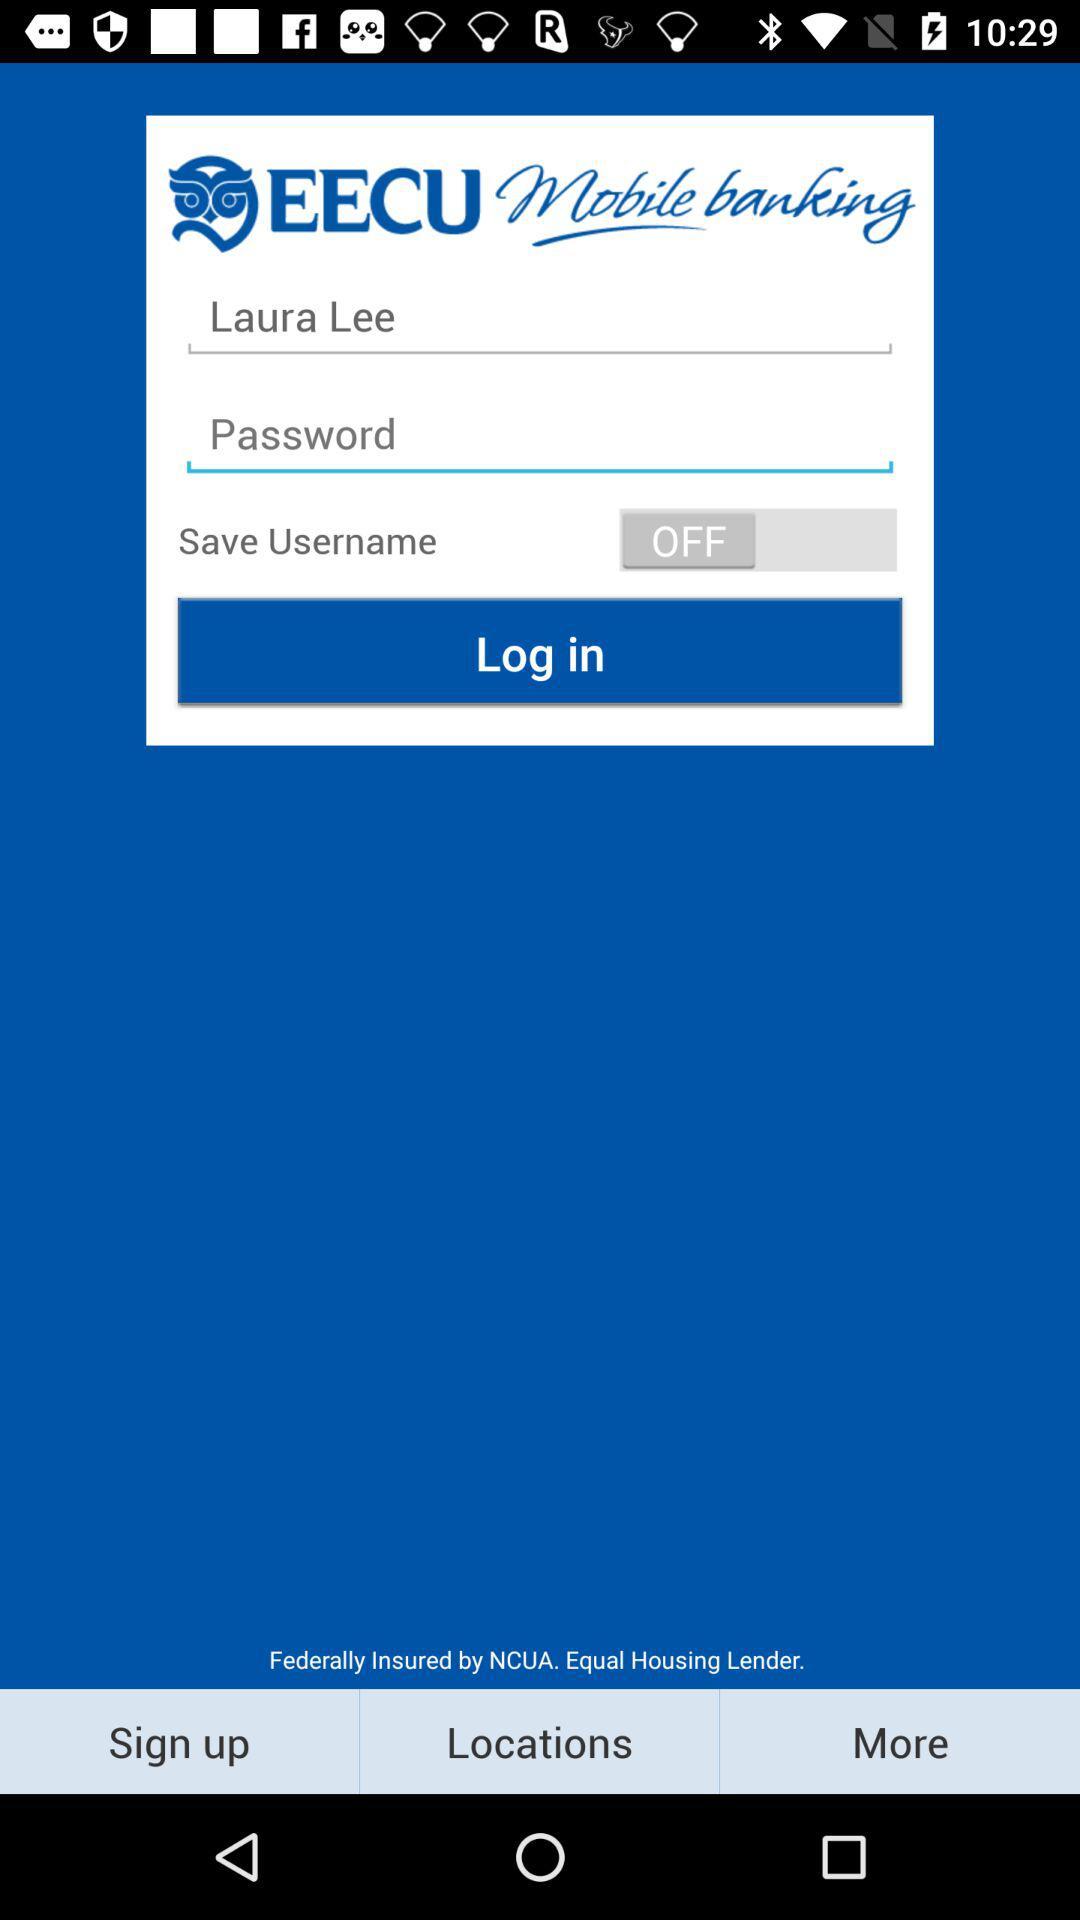 The width and height of the screenshot is (1080, 1920). I want to click on log in at the center, so click(540, 652).